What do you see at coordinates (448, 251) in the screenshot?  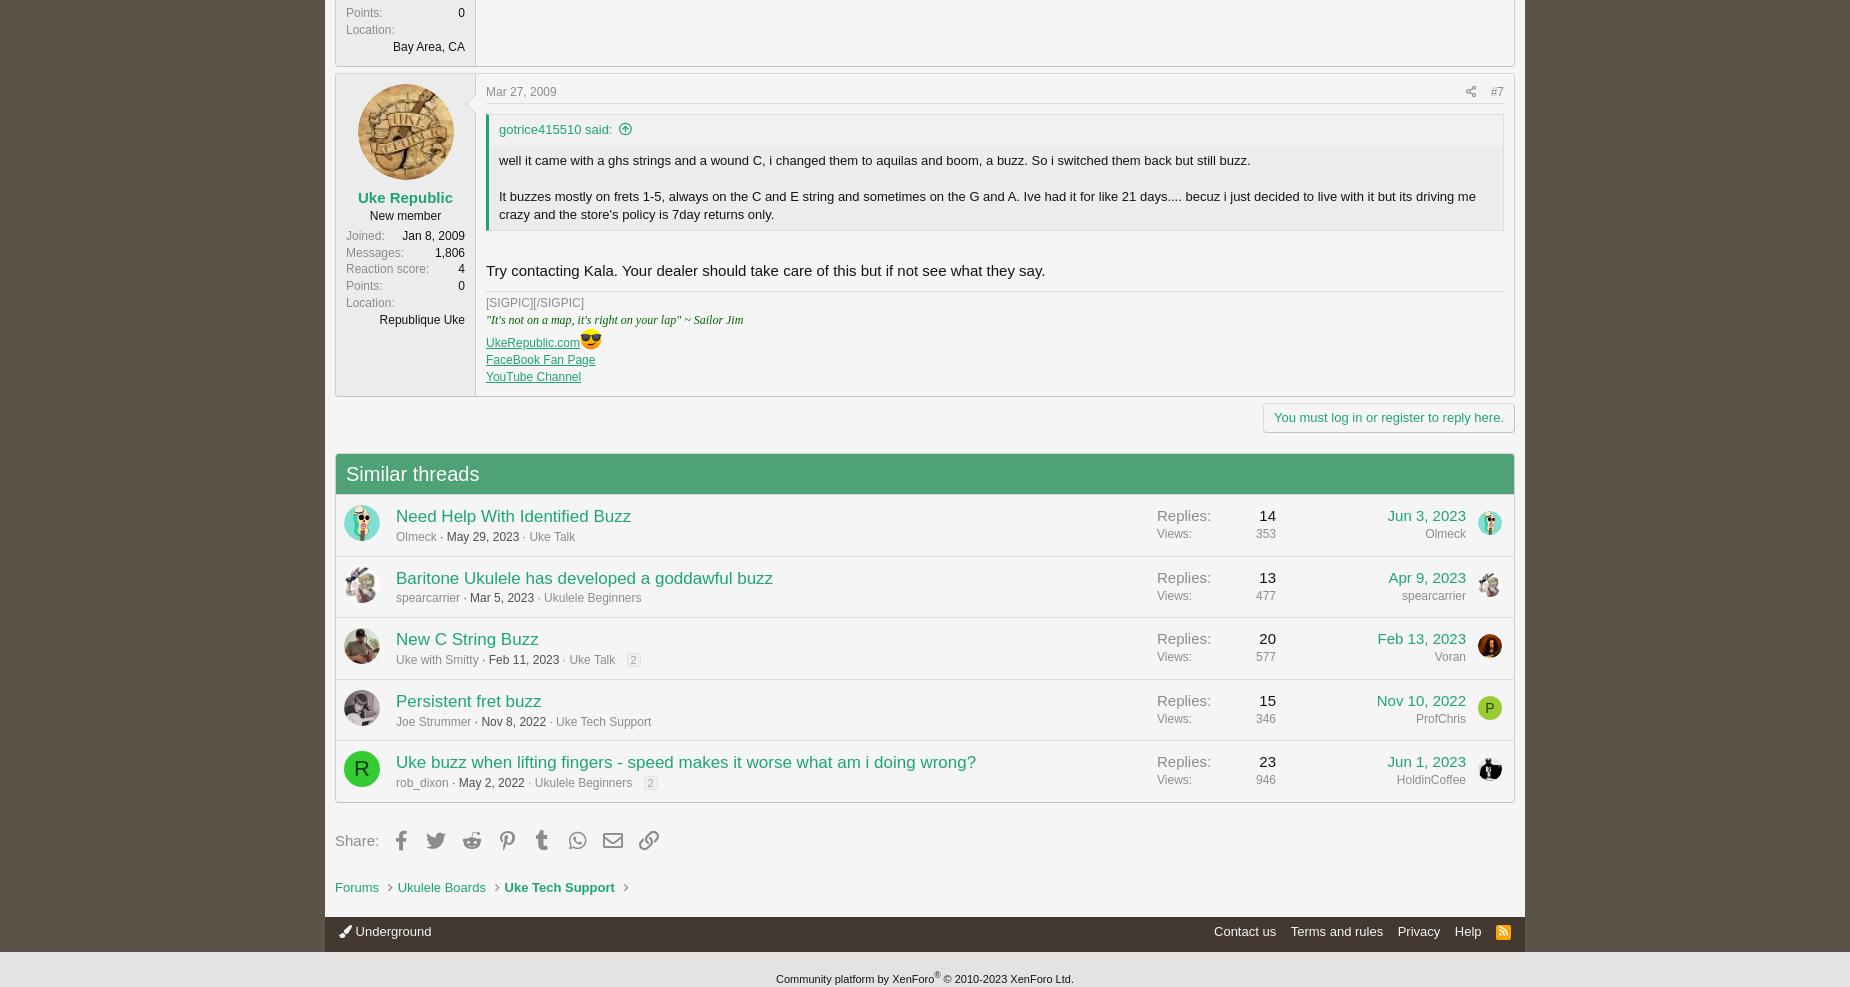 I see `'1,806'` at bounding box center [448, 251].